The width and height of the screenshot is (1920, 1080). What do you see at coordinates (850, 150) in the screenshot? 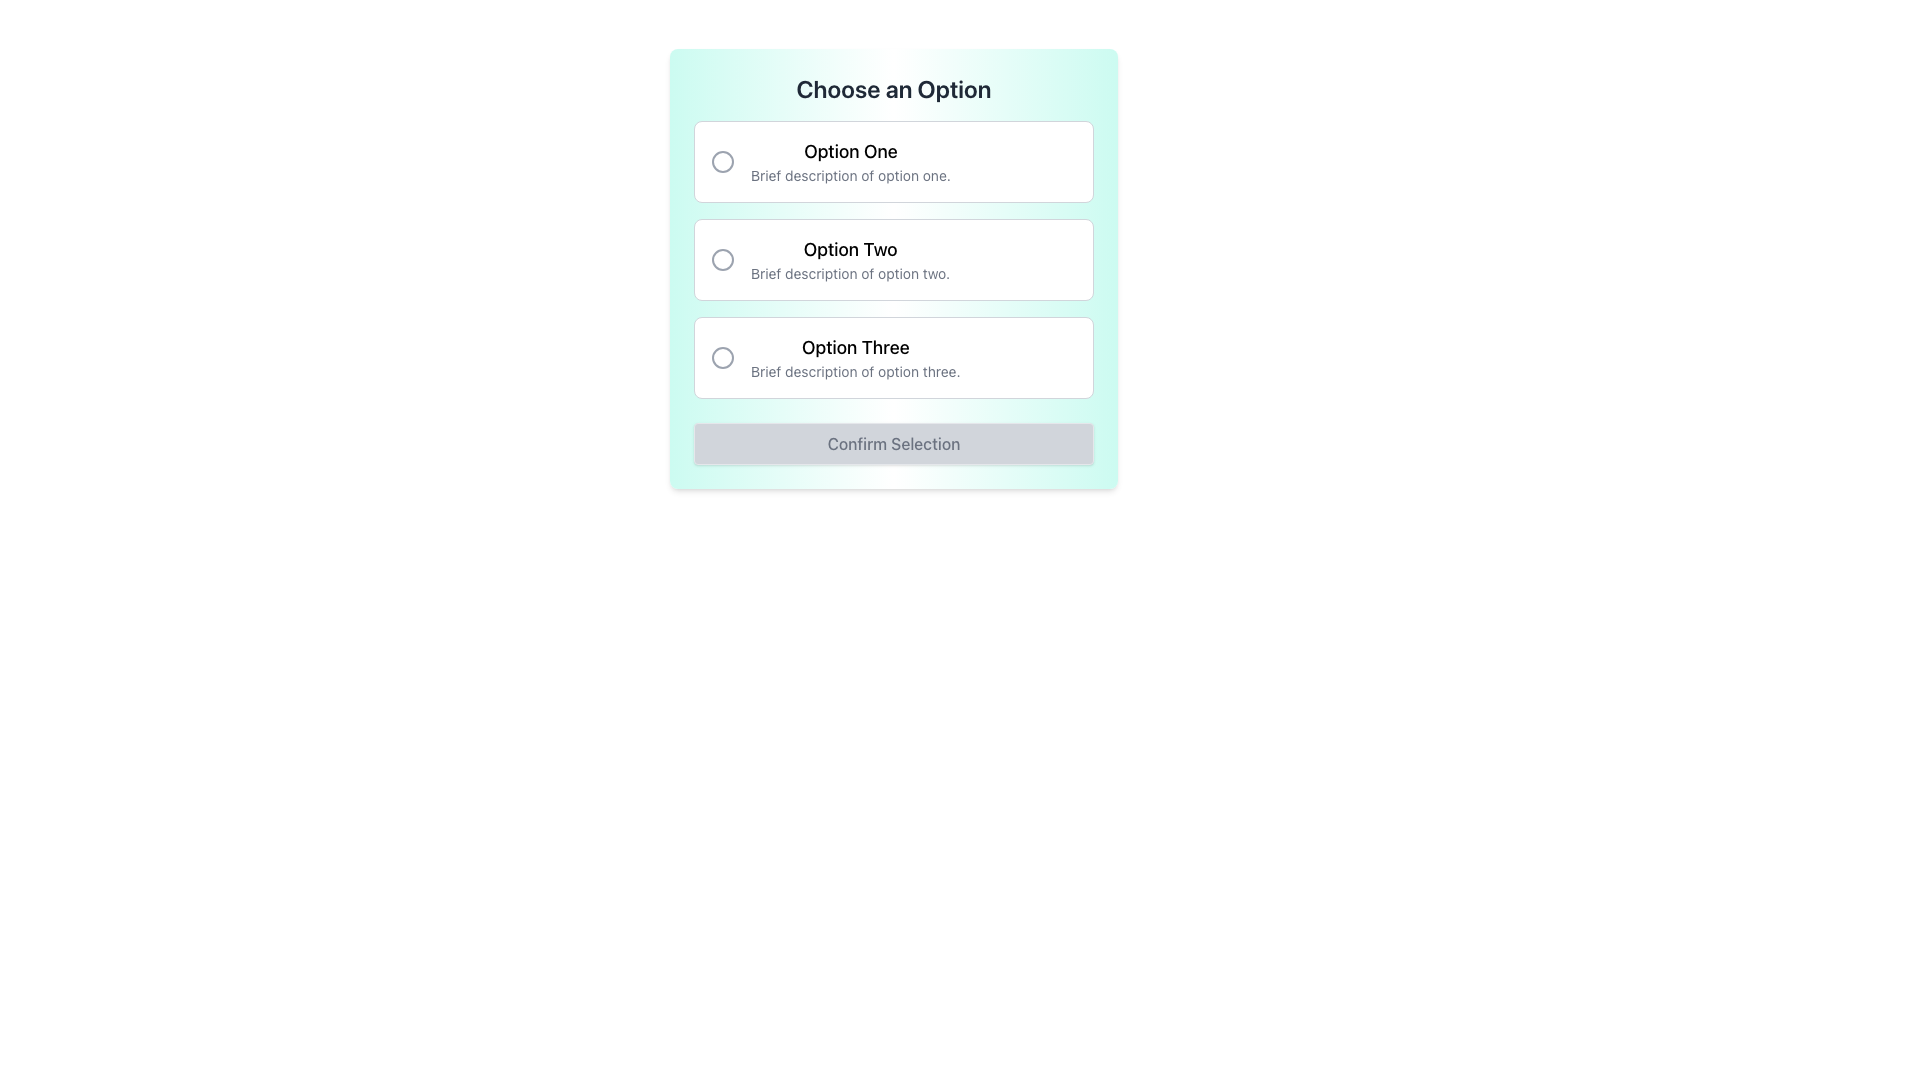
I see `the text label displaying 'Option One' which is styled in a larger bold font and located at the top of the first selectable option in a mint green selection dialogue box` at bounding box center [850, 150].